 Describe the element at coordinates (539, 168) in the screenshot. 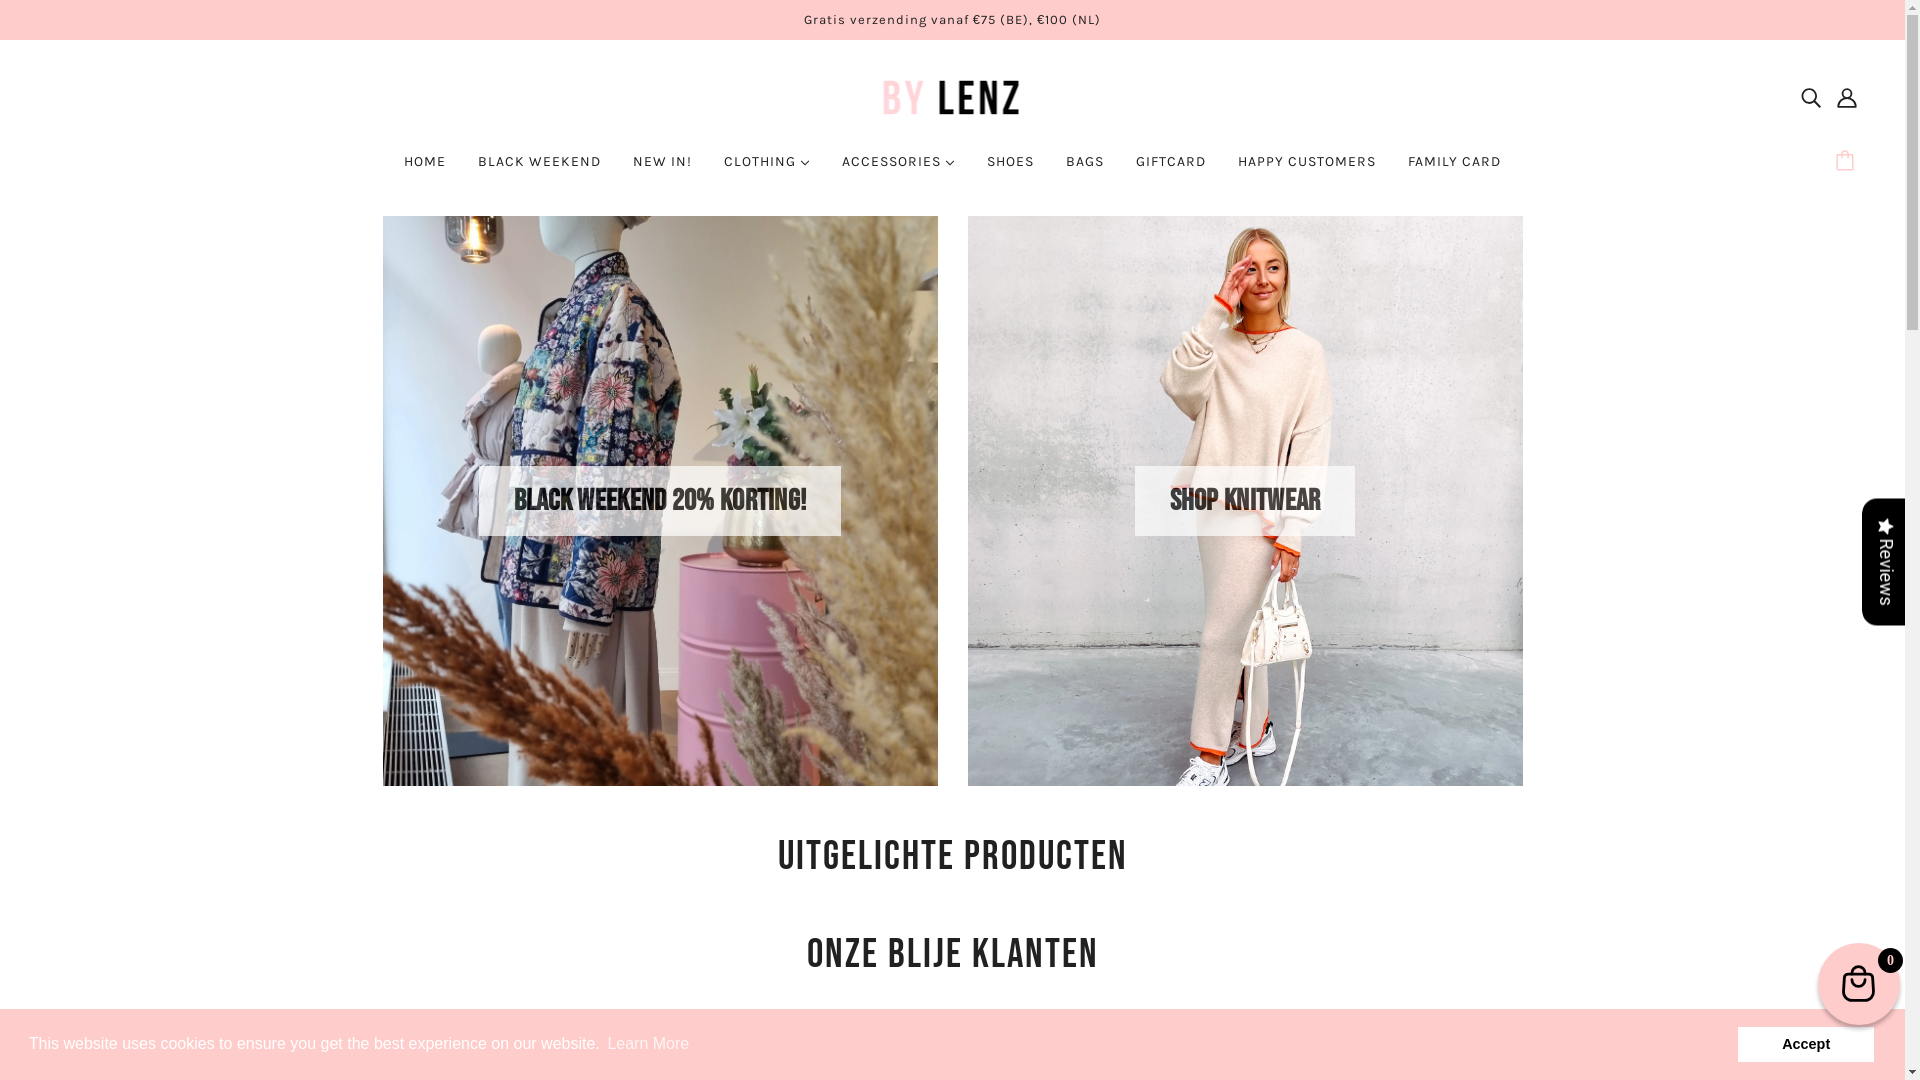

I see `'BLACK WEEKEND'` at that location.